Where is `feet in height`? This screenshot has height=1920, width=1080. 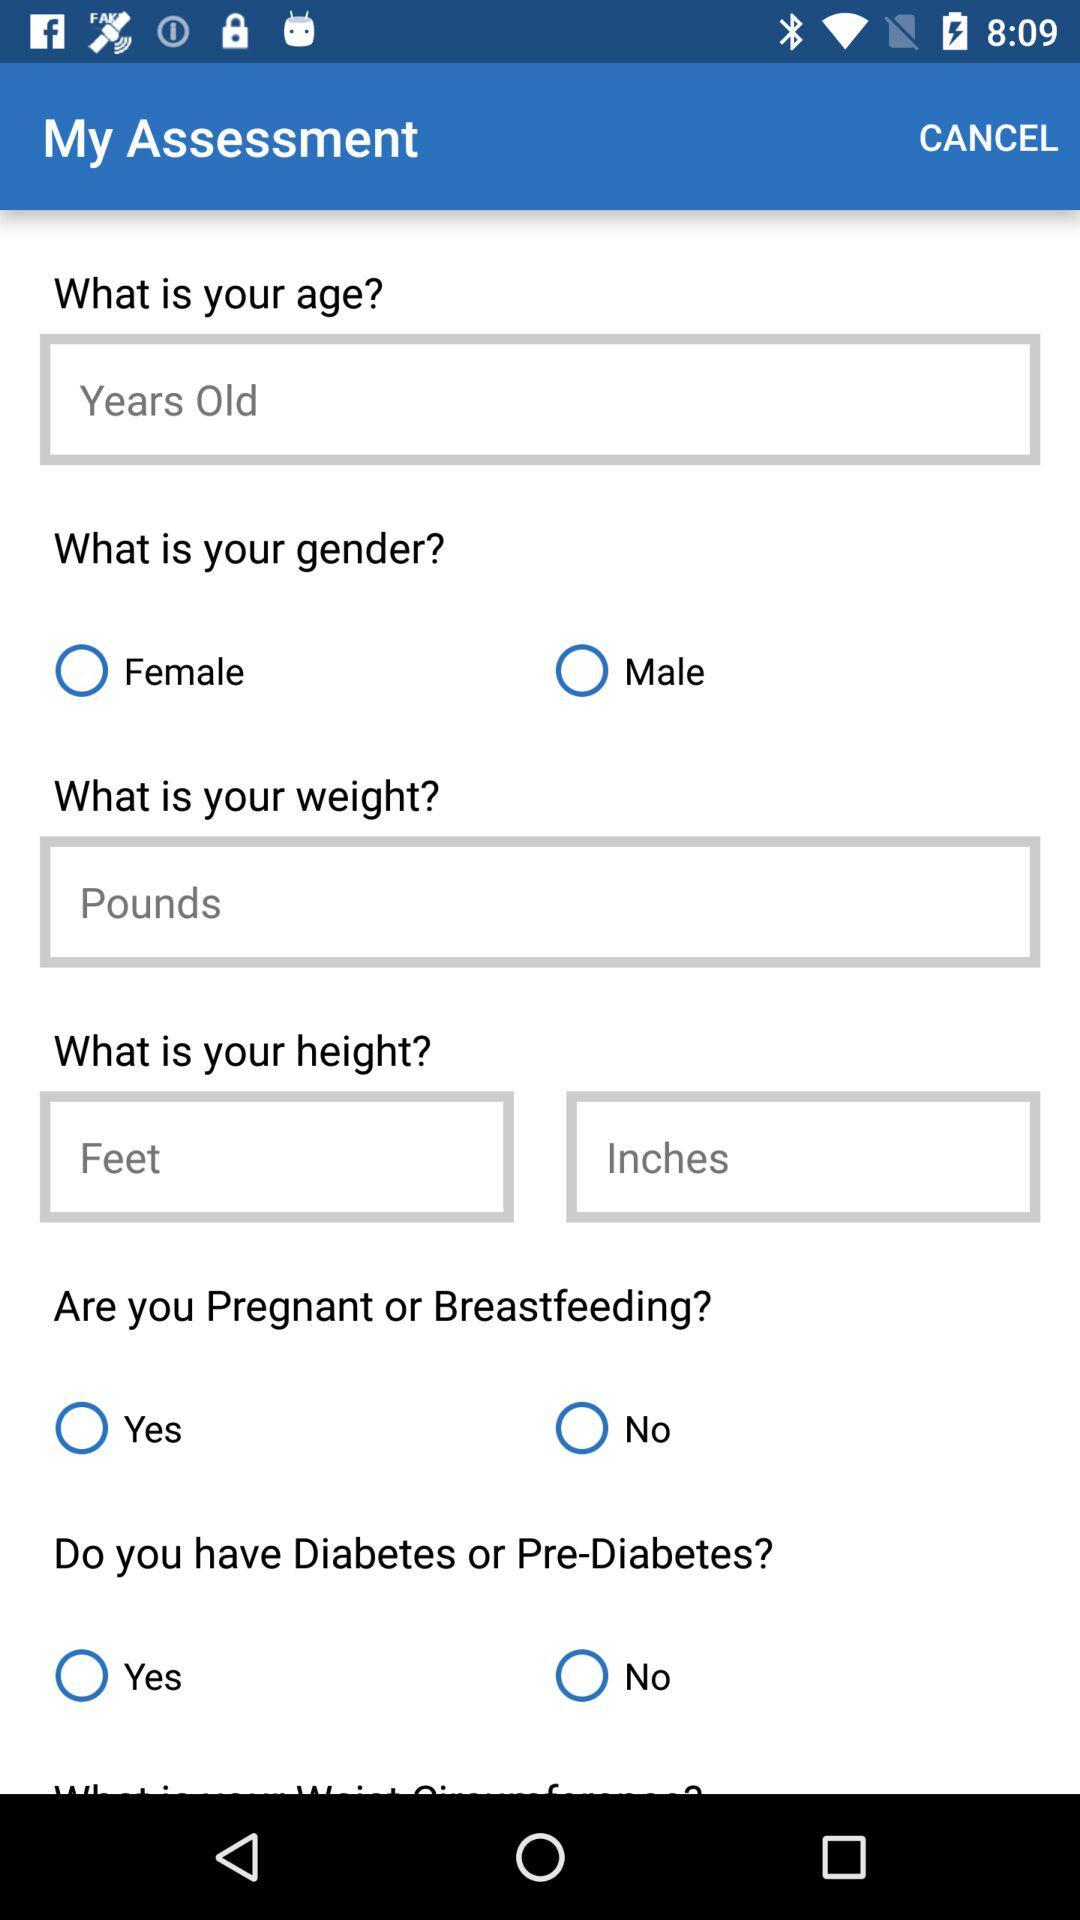 feet in height is located at coordinates (276, 1156).